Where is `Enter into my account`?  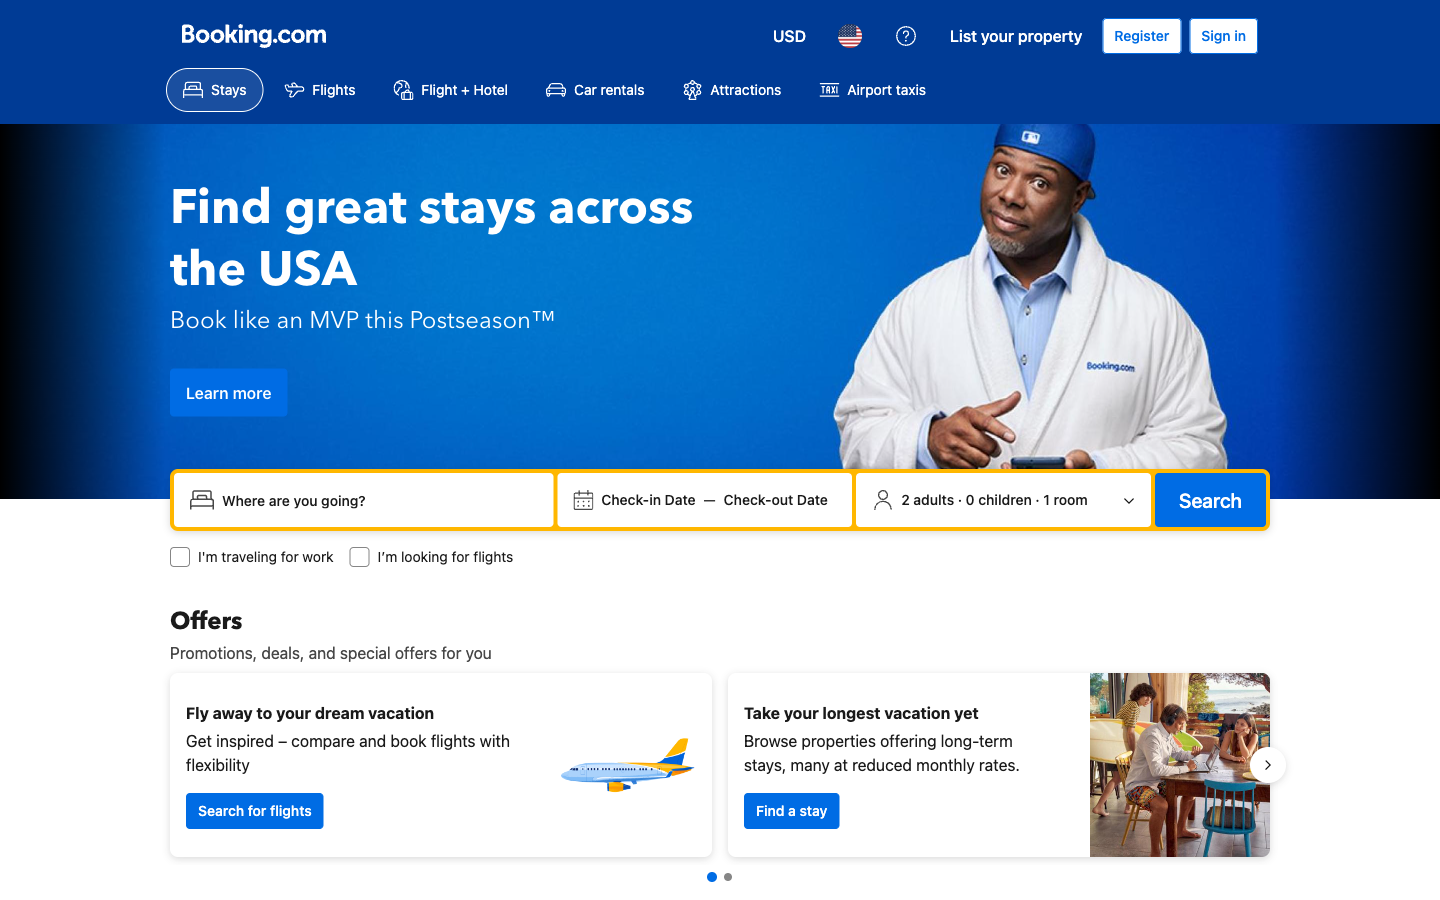
Enter into my account is located at coordinates (1222, 35).